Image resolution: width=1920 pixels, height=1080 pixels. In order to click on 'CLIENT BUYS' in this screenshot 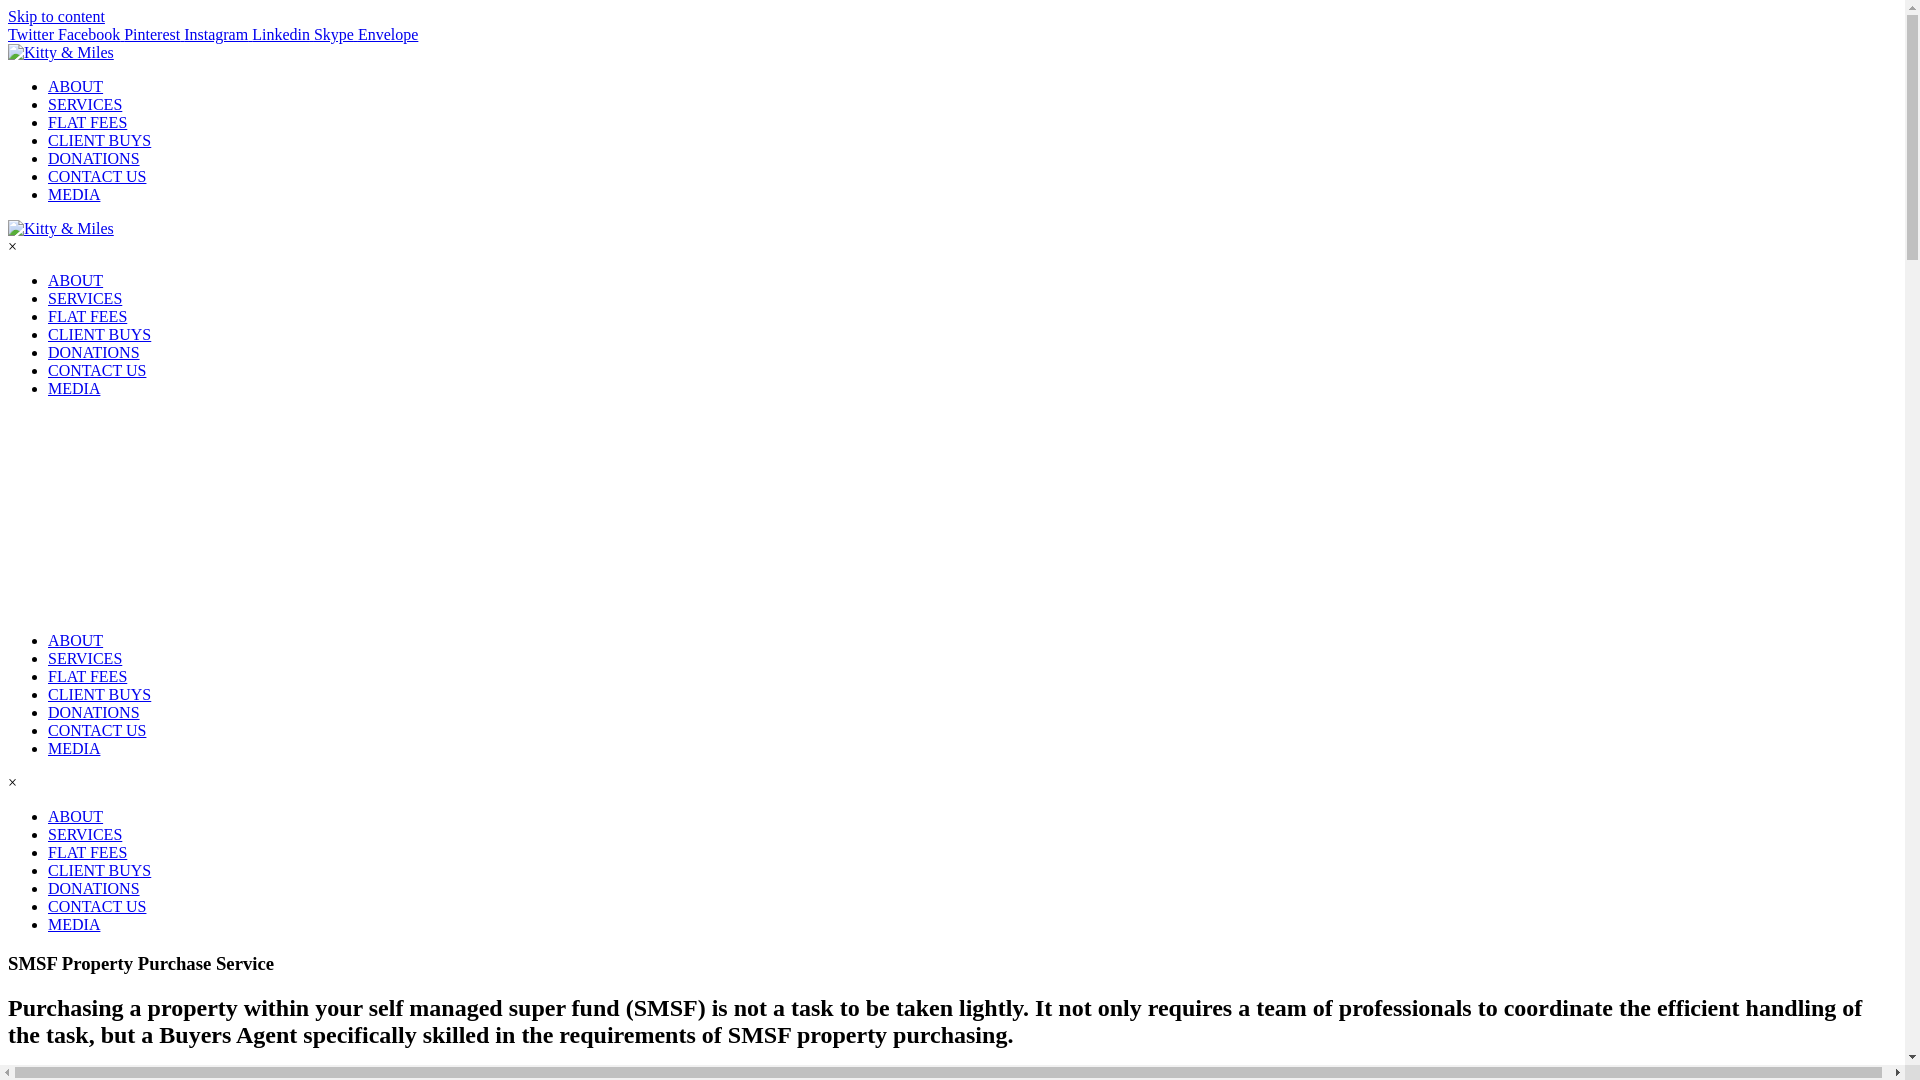, I will do `click(98, 869)`.